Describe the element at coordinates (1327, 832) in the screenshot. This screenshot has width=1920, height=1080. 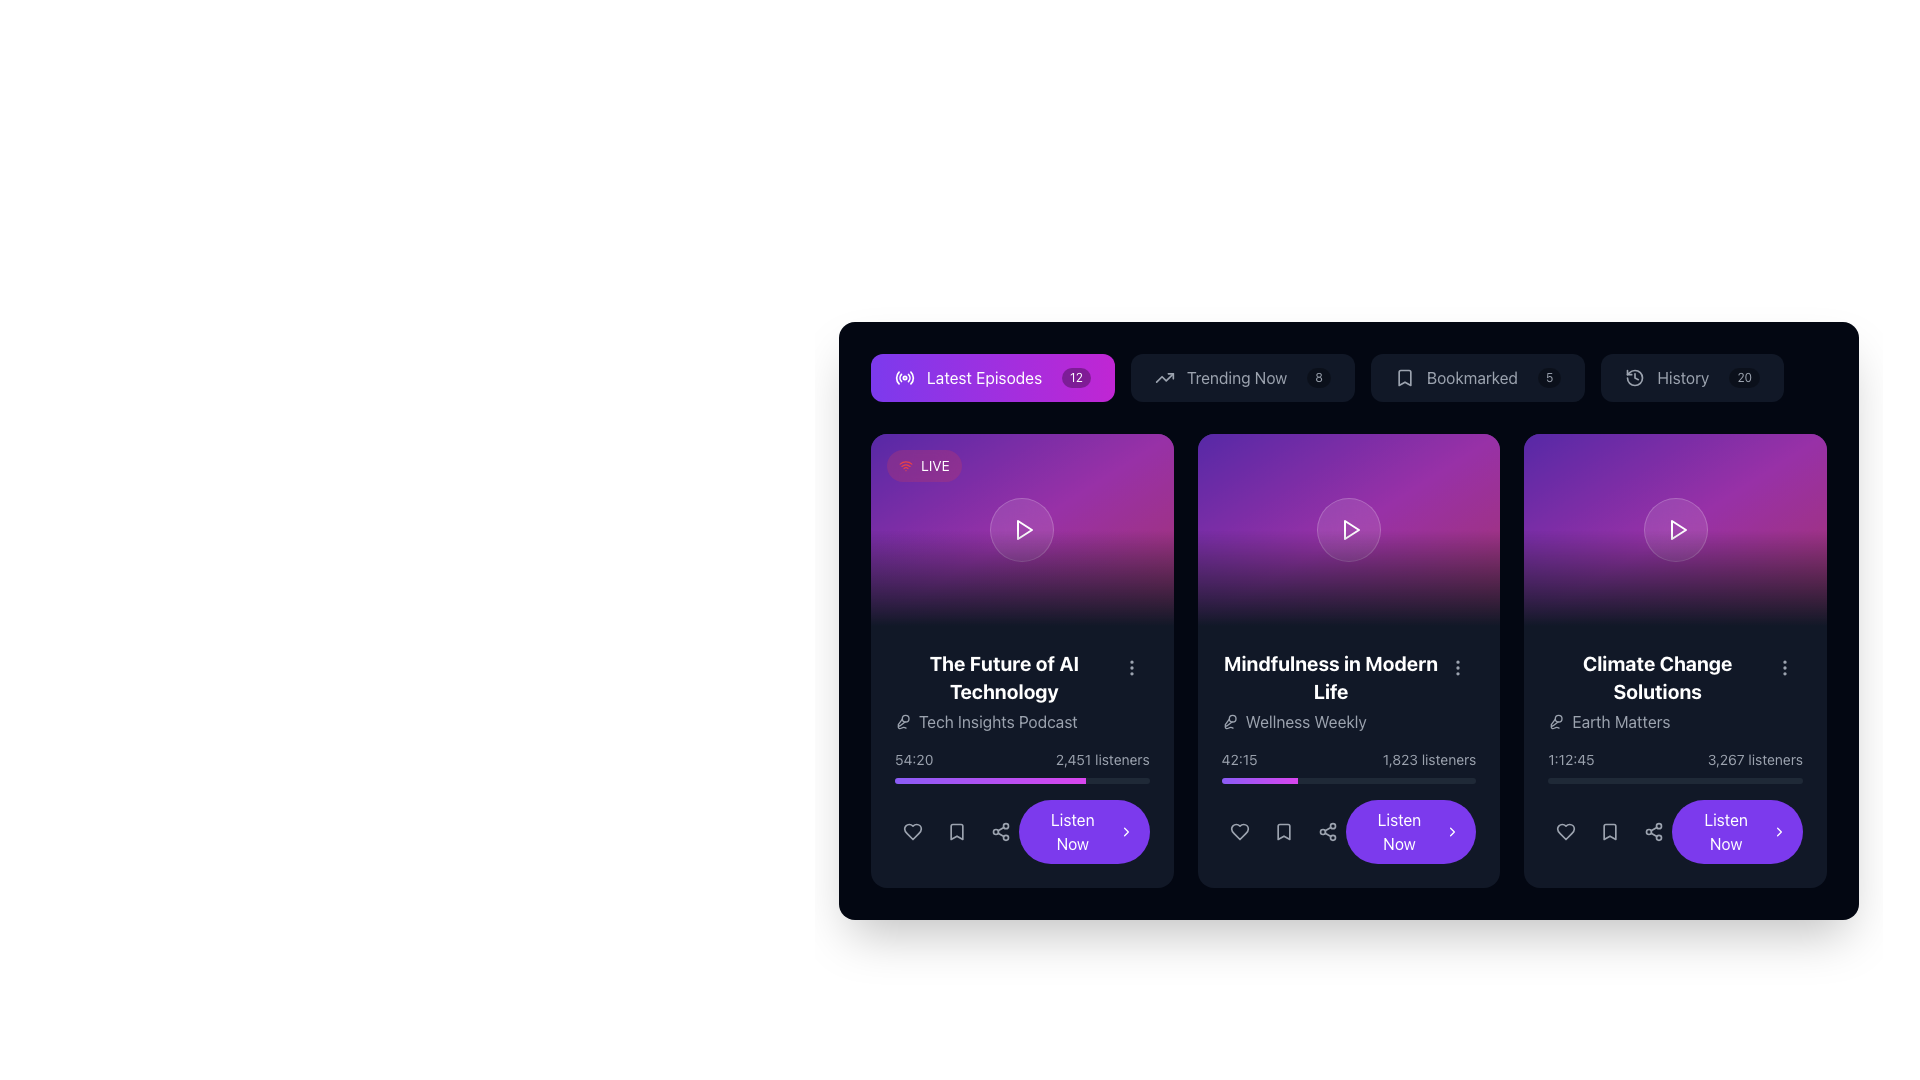
I see `the sharing button, which is the third interactive item at the bottom of the central card, to initiate the sharing action` at that location.